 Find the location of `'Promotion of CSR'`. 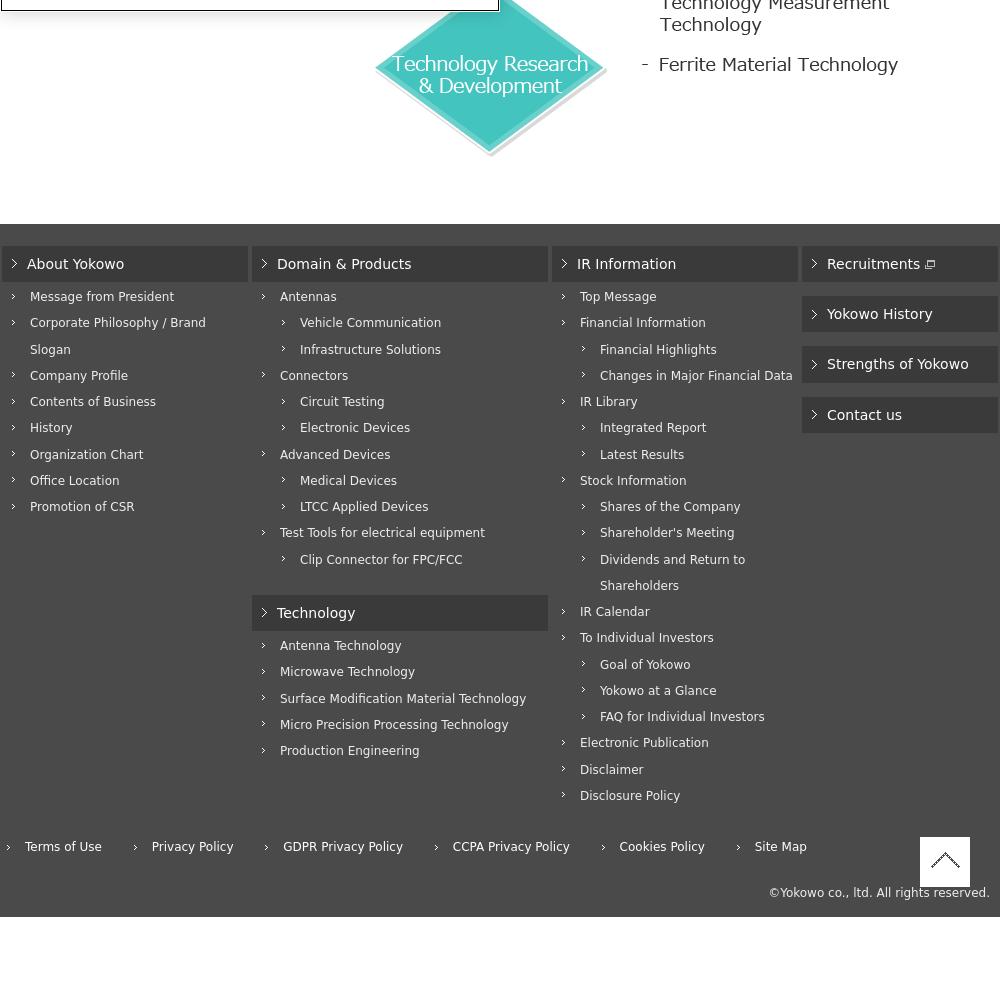

'Promotion of CSR' is located at coordinates (81, 505).